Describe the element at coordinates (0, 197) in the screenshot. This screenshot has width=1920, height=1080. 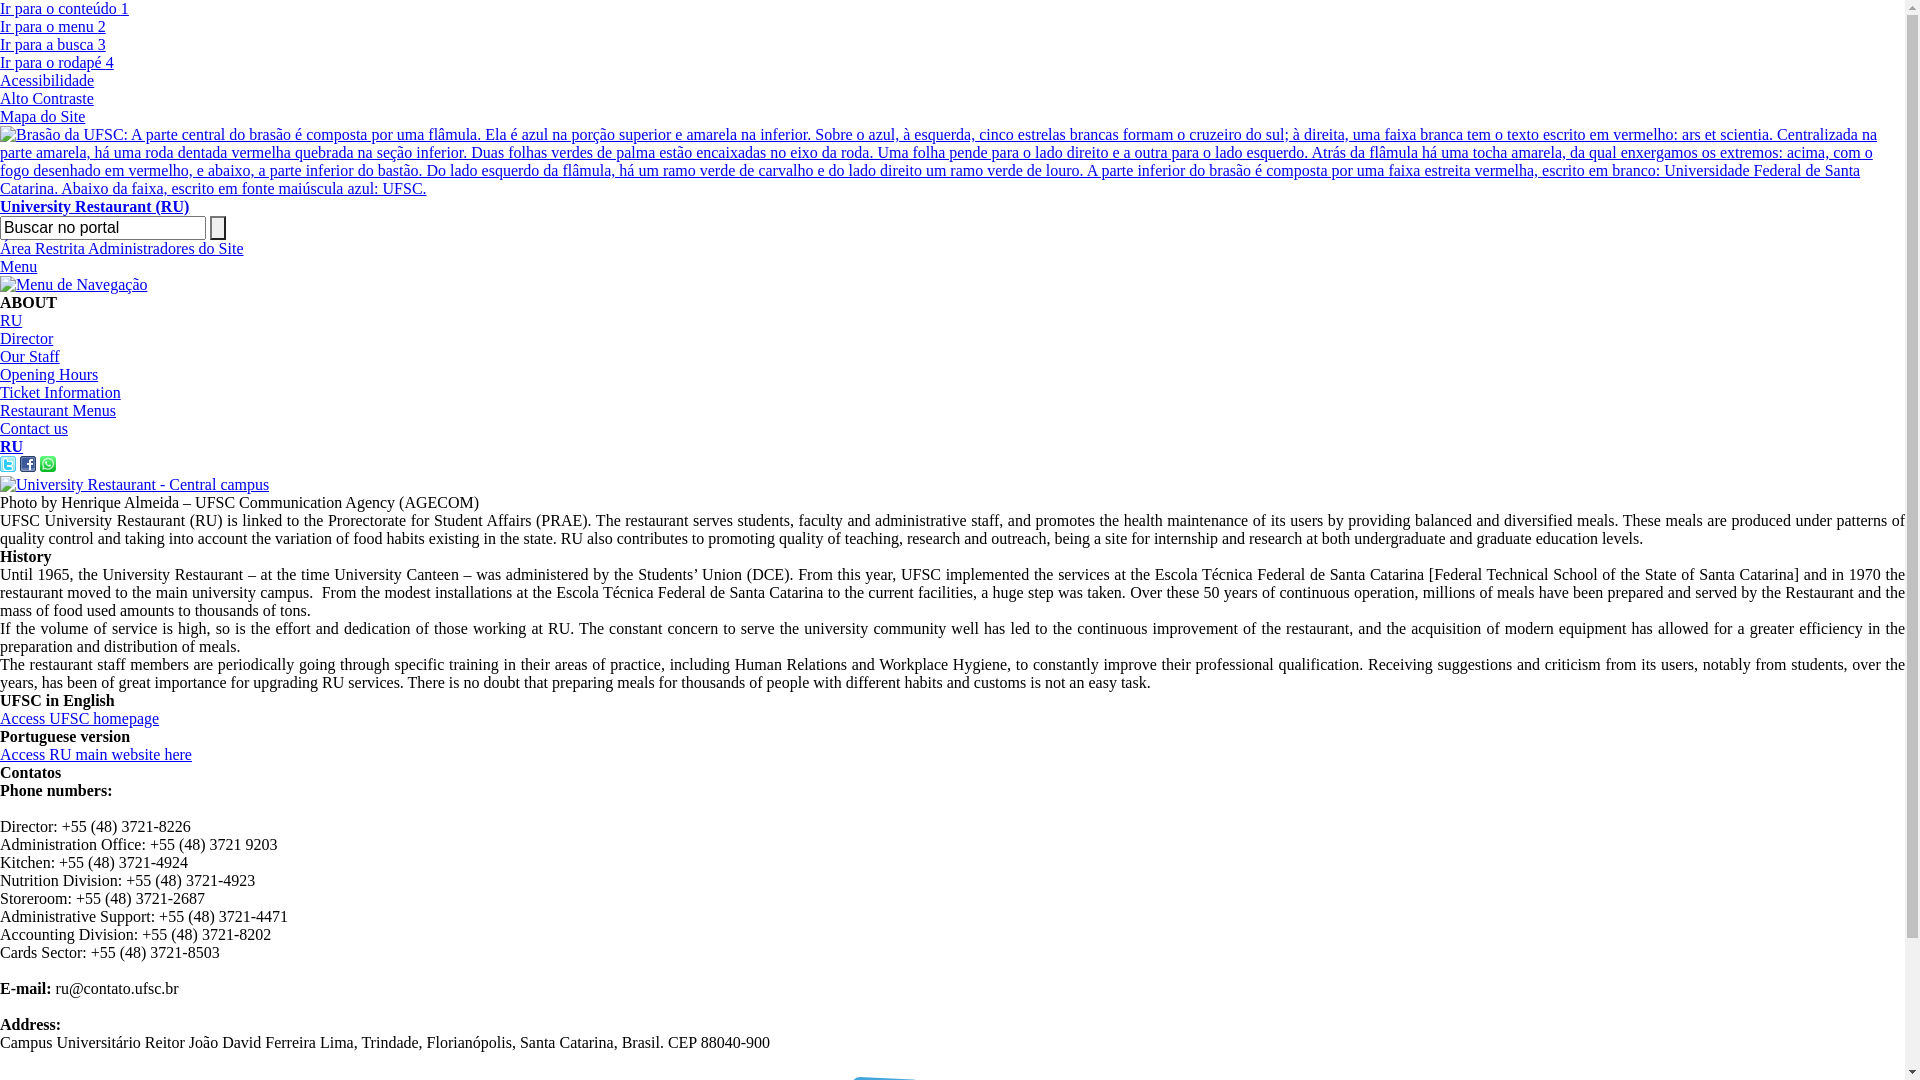
I see `'University Restaurant (RU)'` at that location.